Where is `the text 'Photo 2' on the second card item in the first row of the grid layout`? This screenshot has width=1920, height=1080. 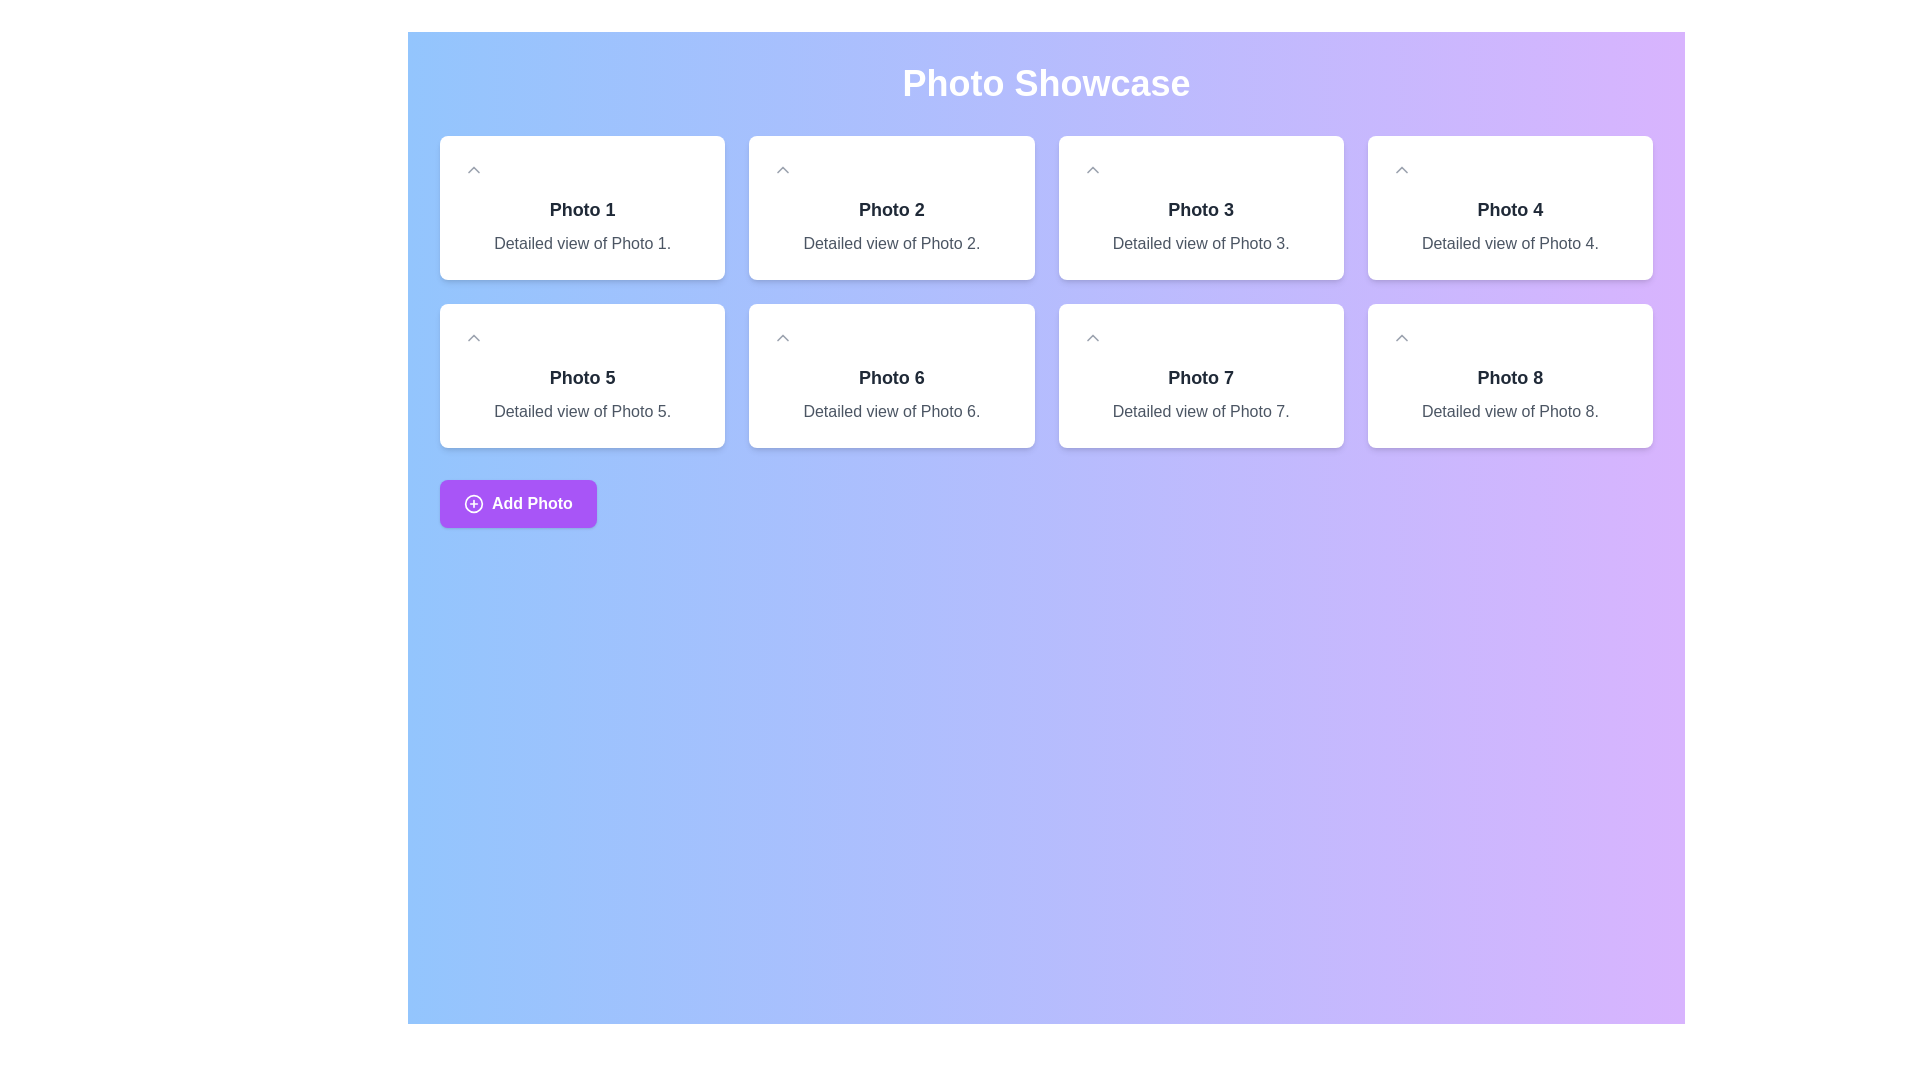 the text 'Photo 2' on the second card item in the first row of the grid layout is located at coordinates (890, 208).